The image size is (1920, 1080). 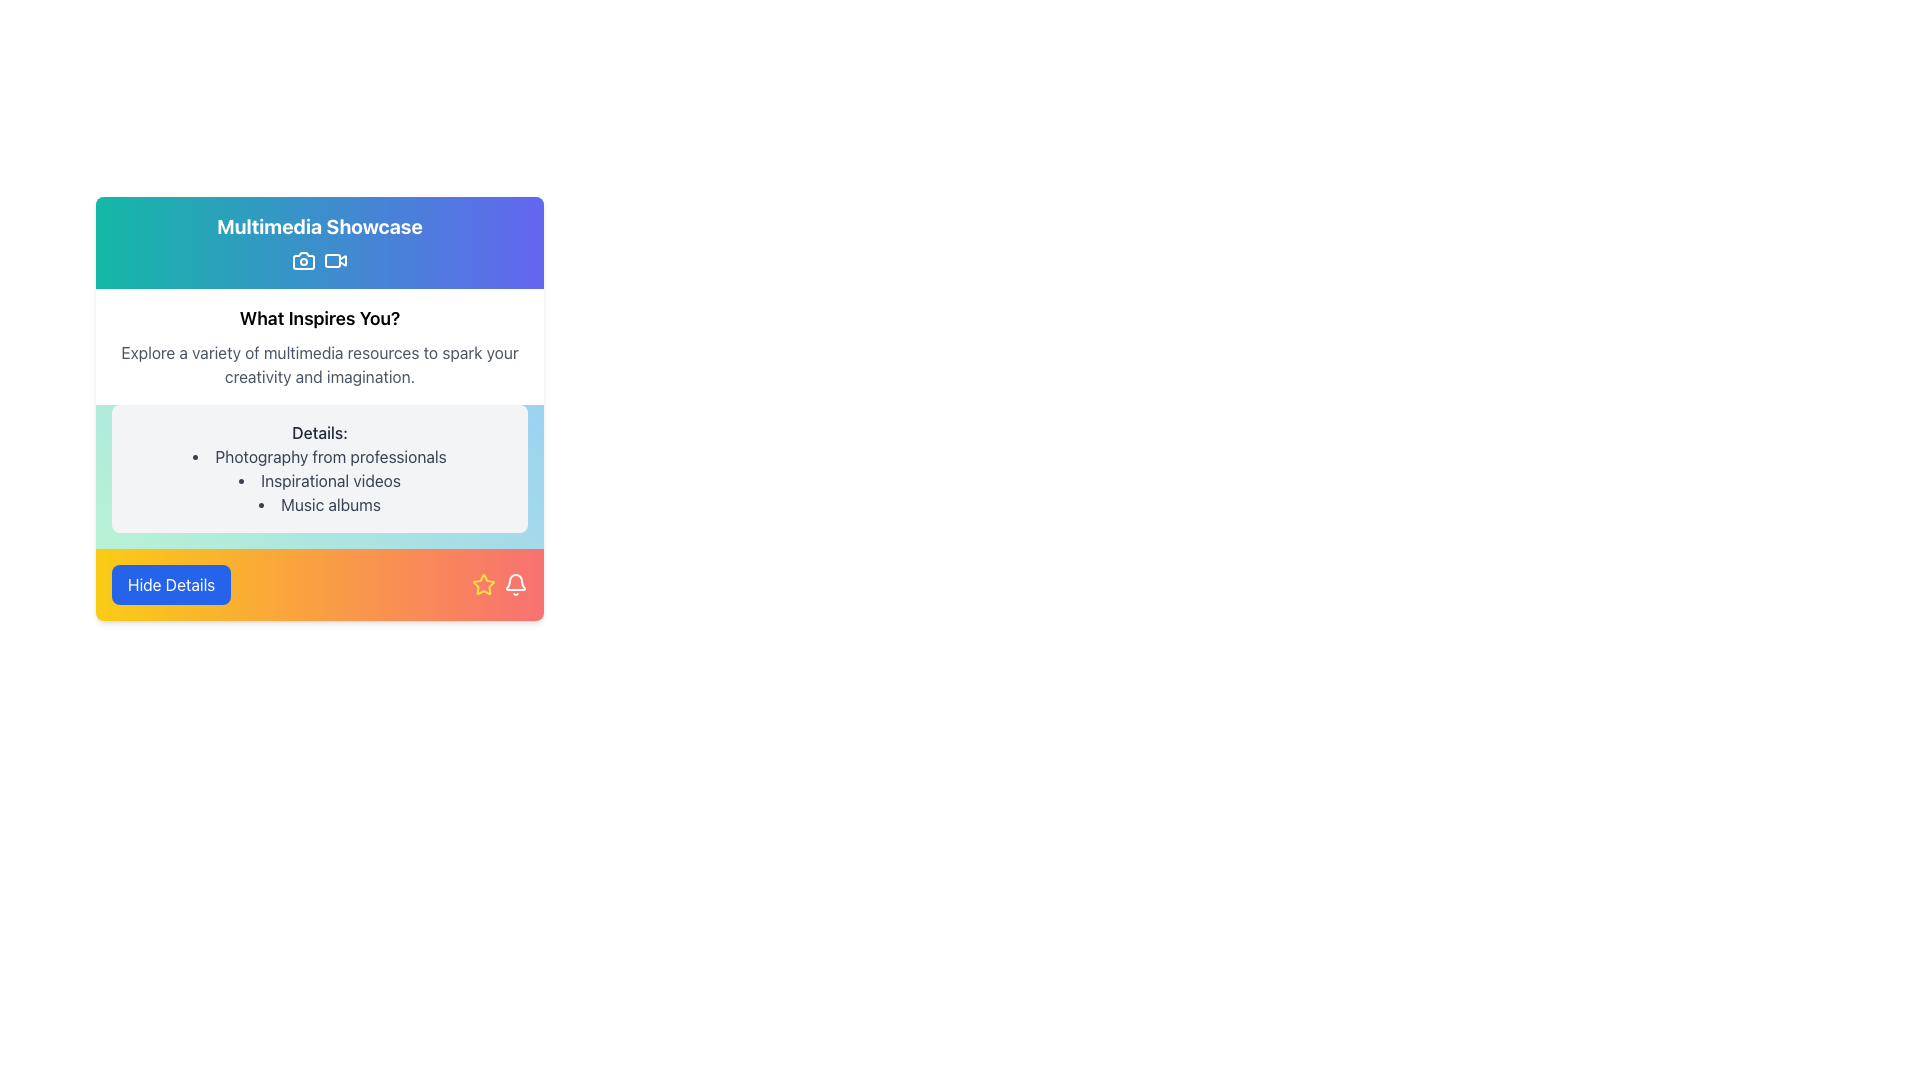 I want to click on the list item labeled 'Music albums', which is the third item in an unordered list under the 'Details:' section, so click(x=320, y=504).